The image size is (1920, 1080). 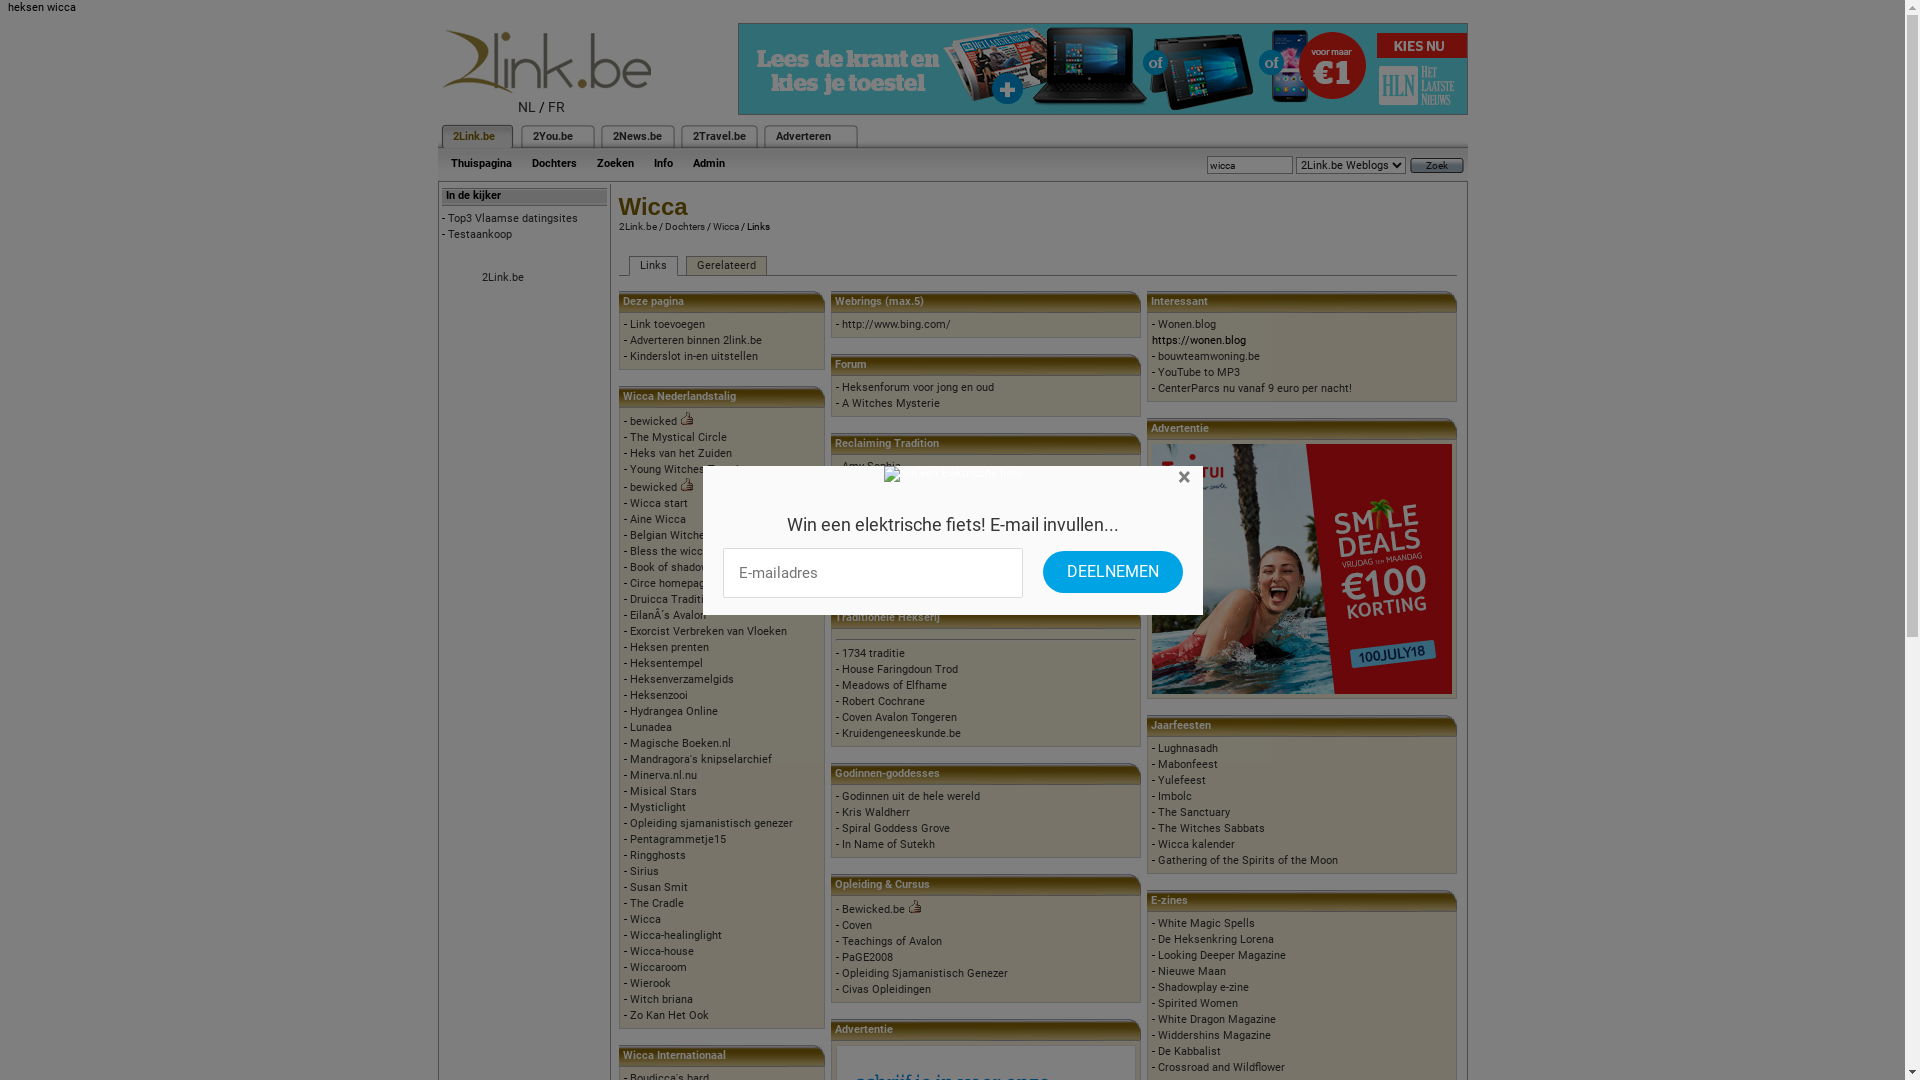 I want to click on 'FR', so click(x=556, y=107).